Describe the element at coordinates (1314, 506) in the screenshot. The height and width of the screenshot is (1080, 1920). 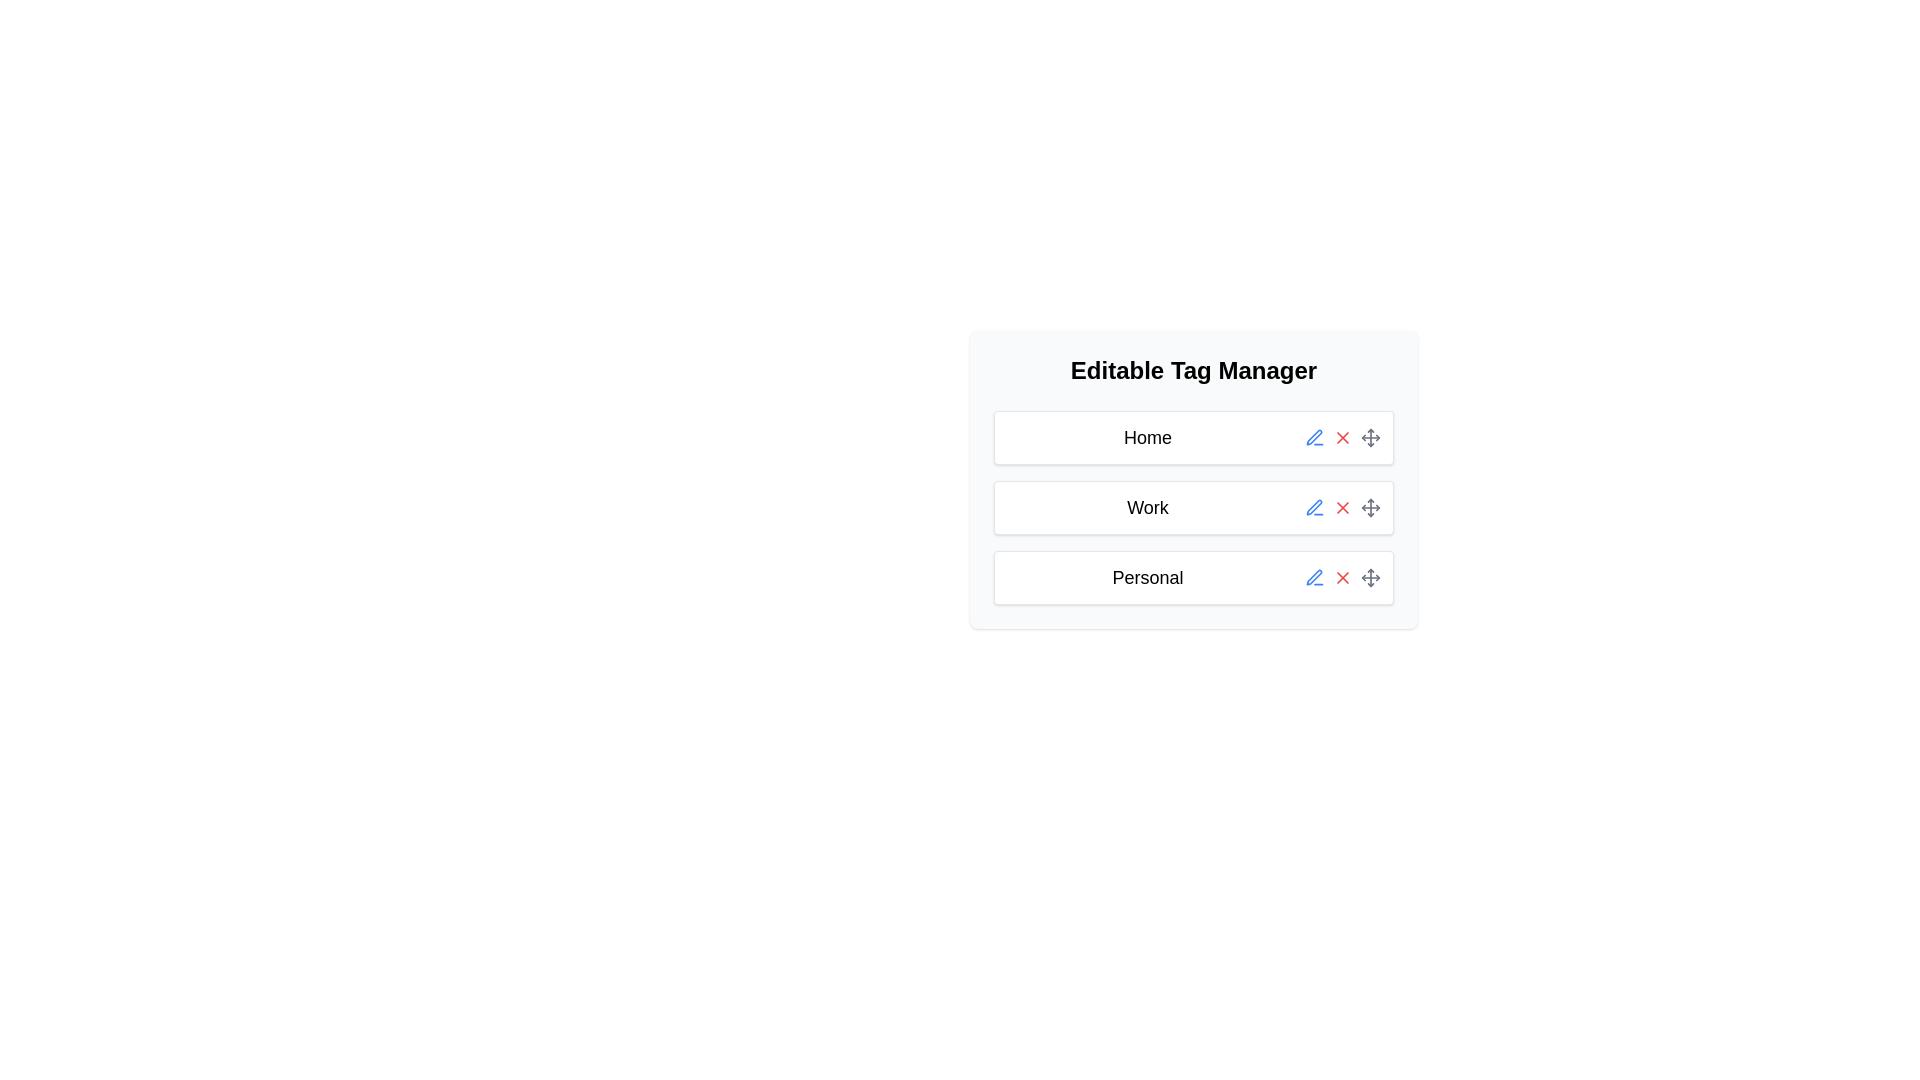
I see `the edit button icon located in the second row of the Editable Tag Manager interface, positioned to the right of the 'Work' label` at that location.